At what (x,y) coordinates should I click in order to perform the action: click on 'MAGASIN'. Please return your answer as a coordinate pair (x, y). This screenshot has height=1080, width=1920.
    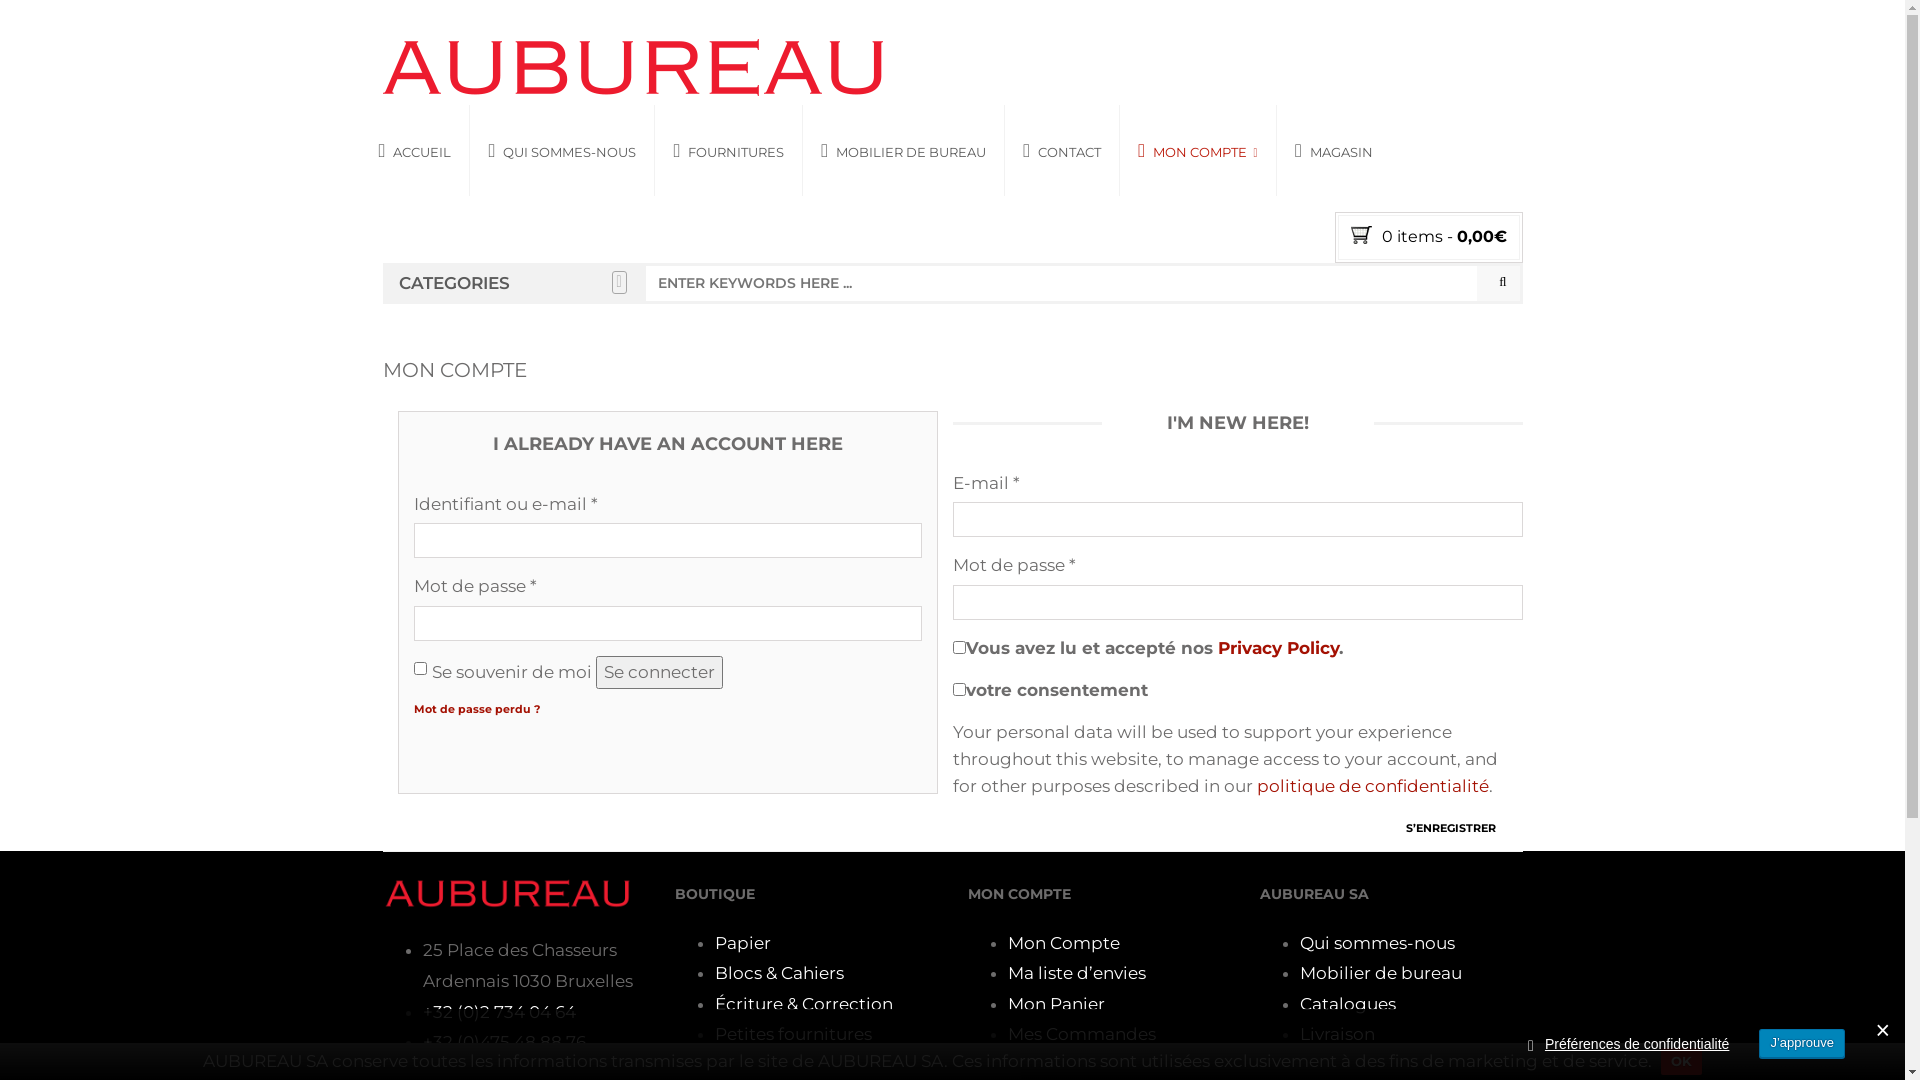
    Looking at the image, I should click on (1275, 149).